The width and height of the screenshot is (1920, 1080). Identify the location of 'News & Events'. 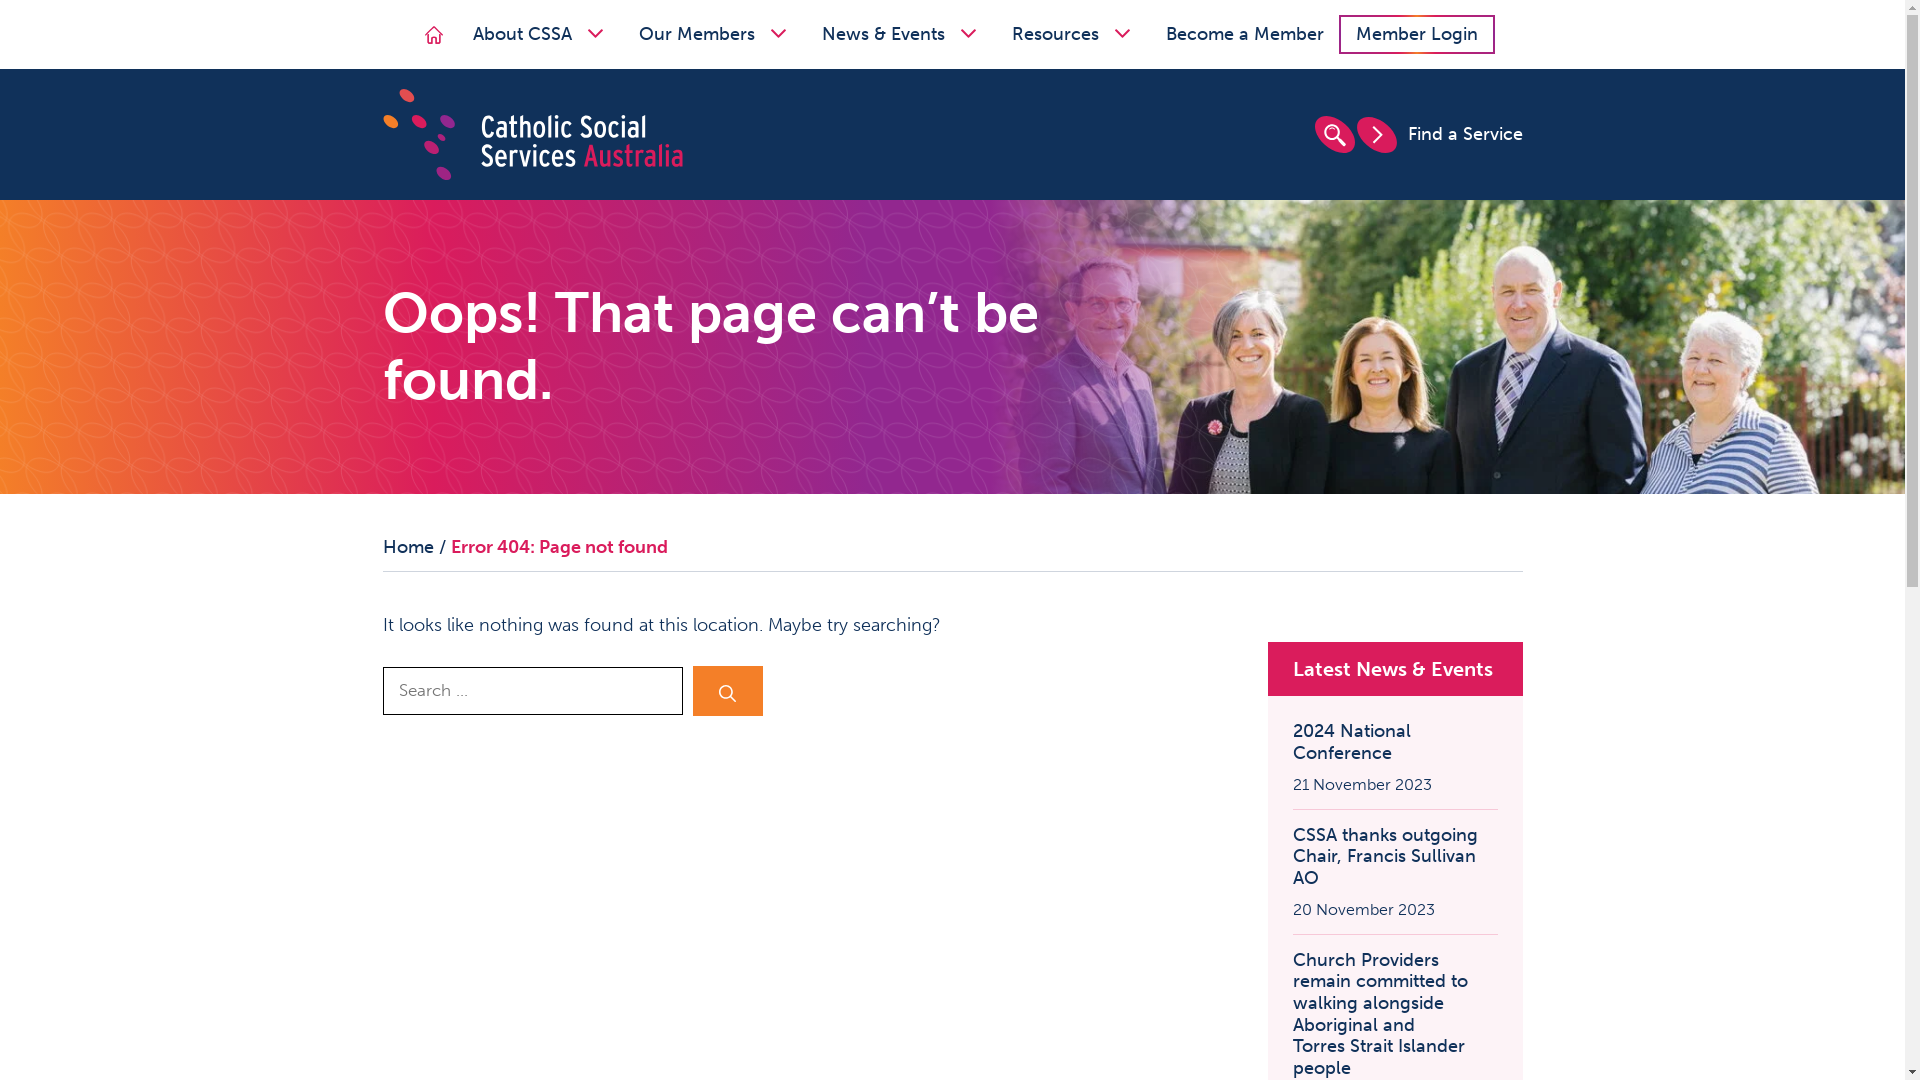
(901, 34).